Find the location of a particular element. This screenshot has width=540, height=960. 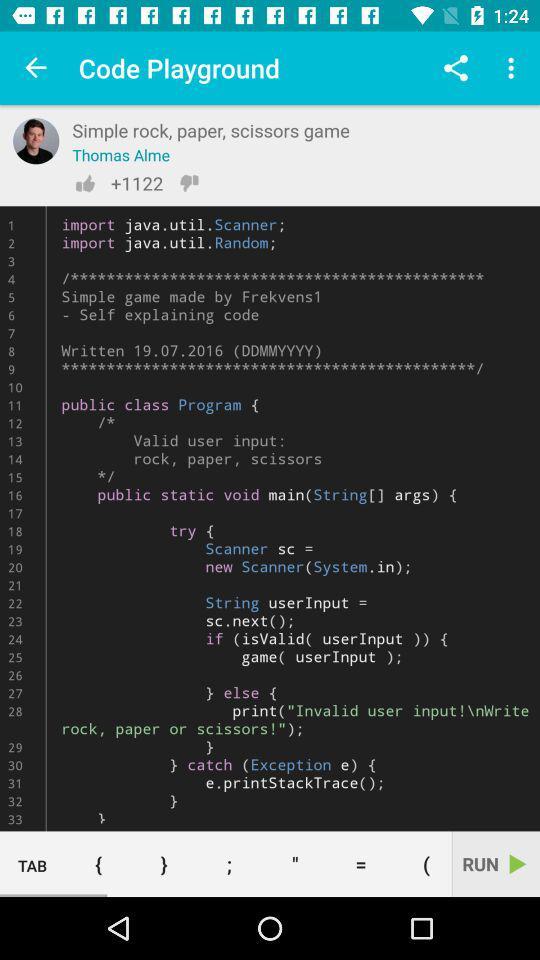

the thumbs_up icon is located at coordinates (84, 183).